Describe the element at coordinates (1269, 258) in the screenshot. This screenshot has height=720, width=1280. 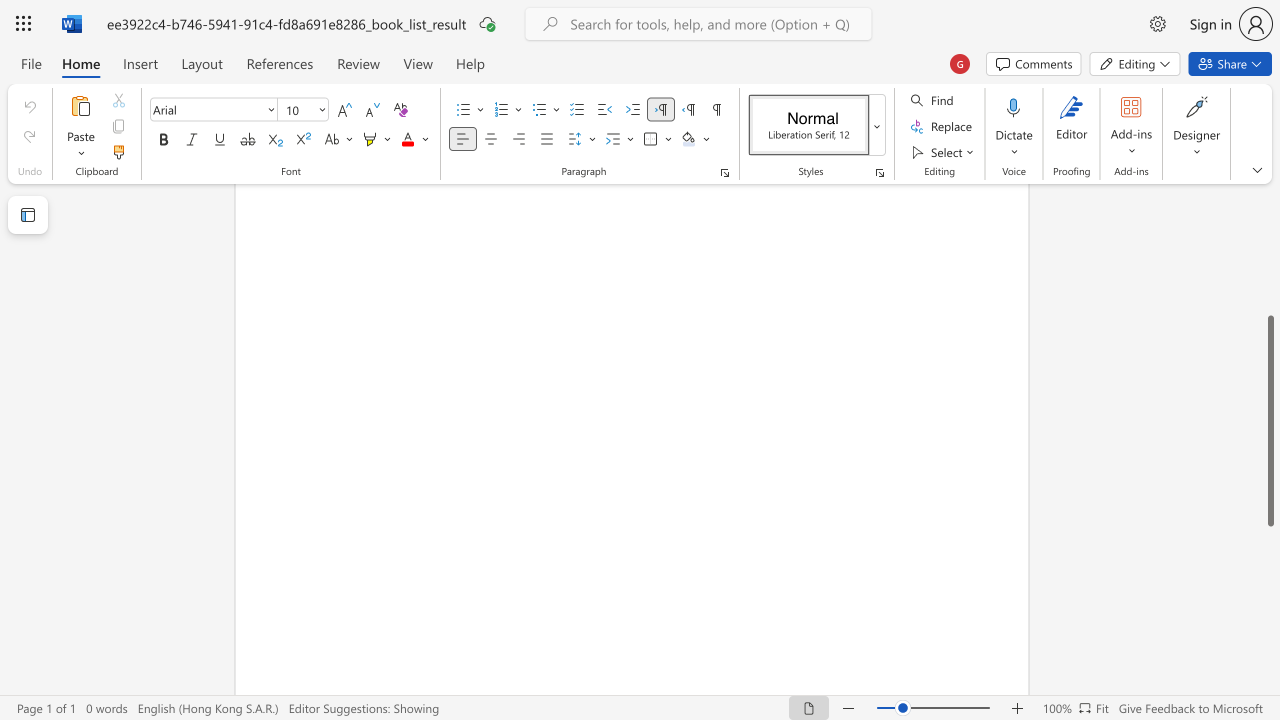
I see `the page's right scrollbar for upward movement` at that location.